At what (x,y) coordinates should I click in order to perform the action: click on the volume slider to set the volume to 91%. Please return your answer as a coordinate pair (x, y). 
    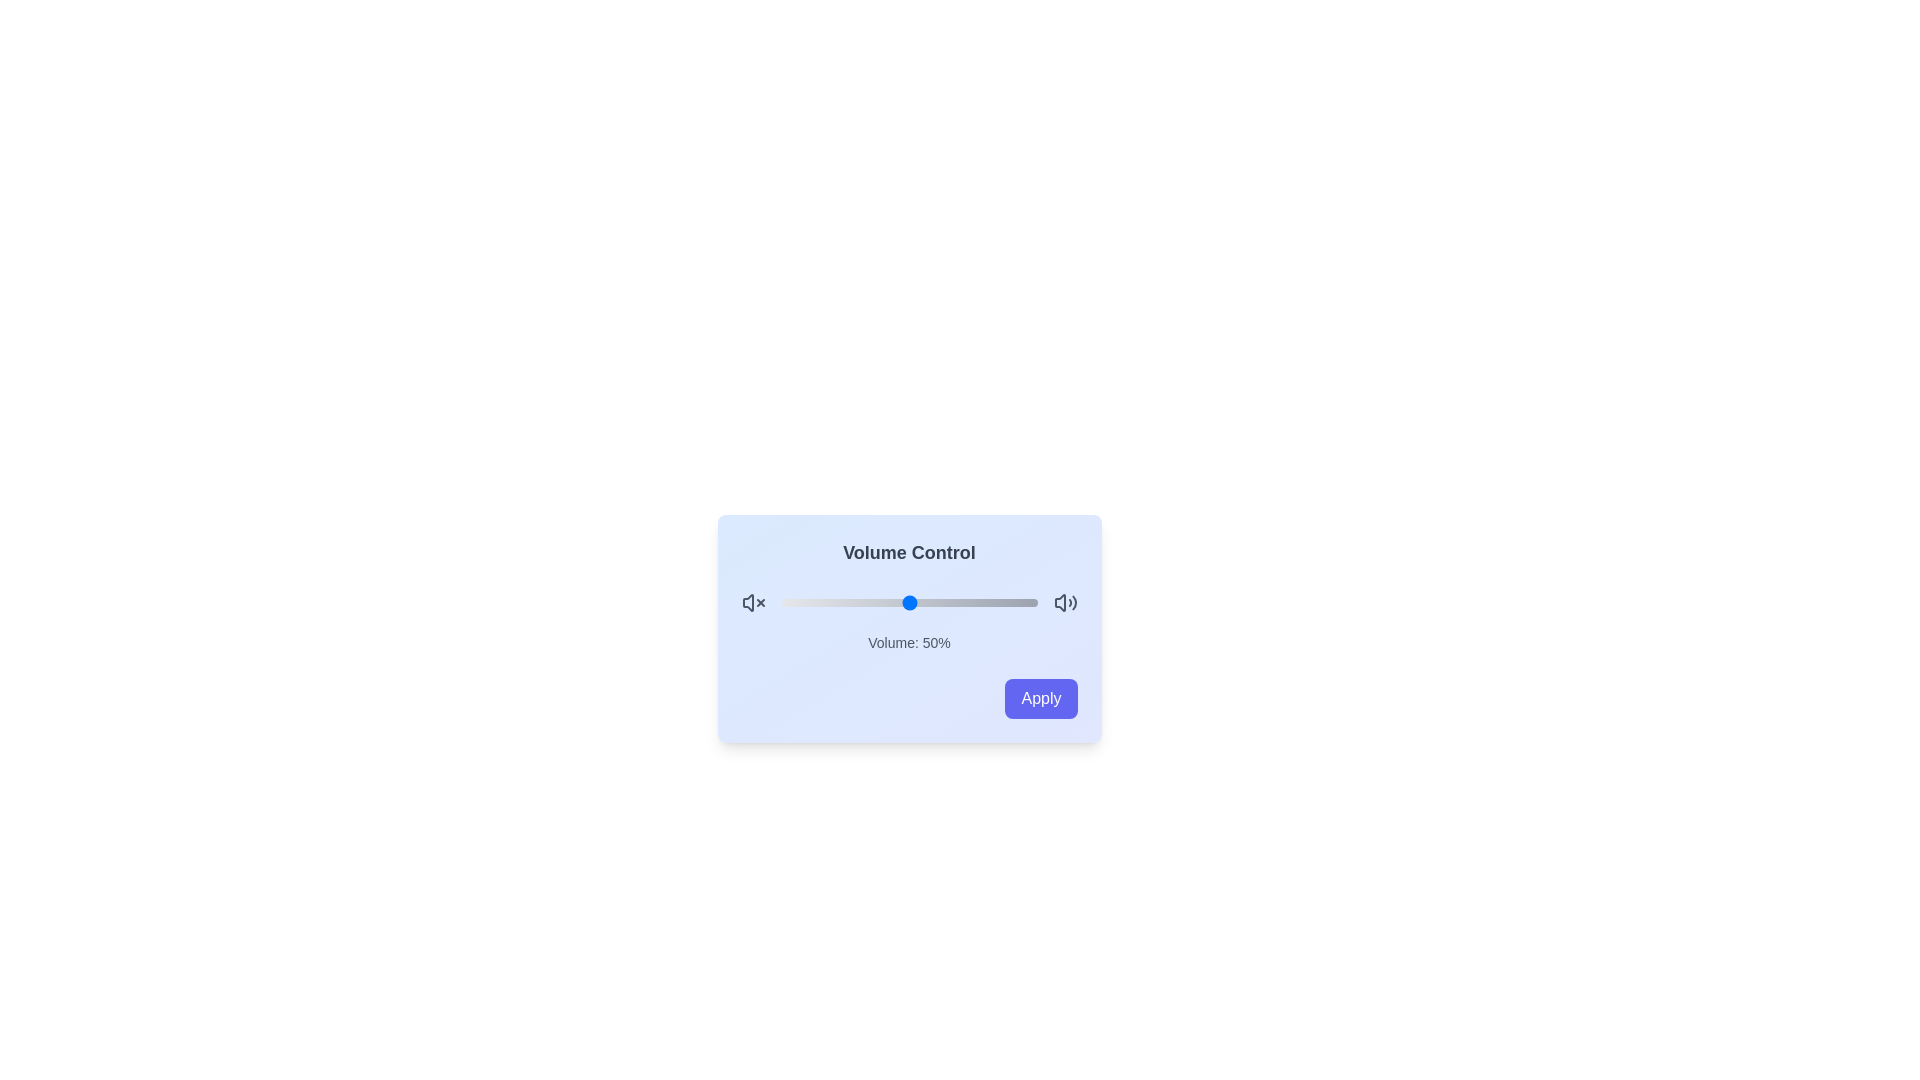
    Looking at the image, I should click on (1014, 601).